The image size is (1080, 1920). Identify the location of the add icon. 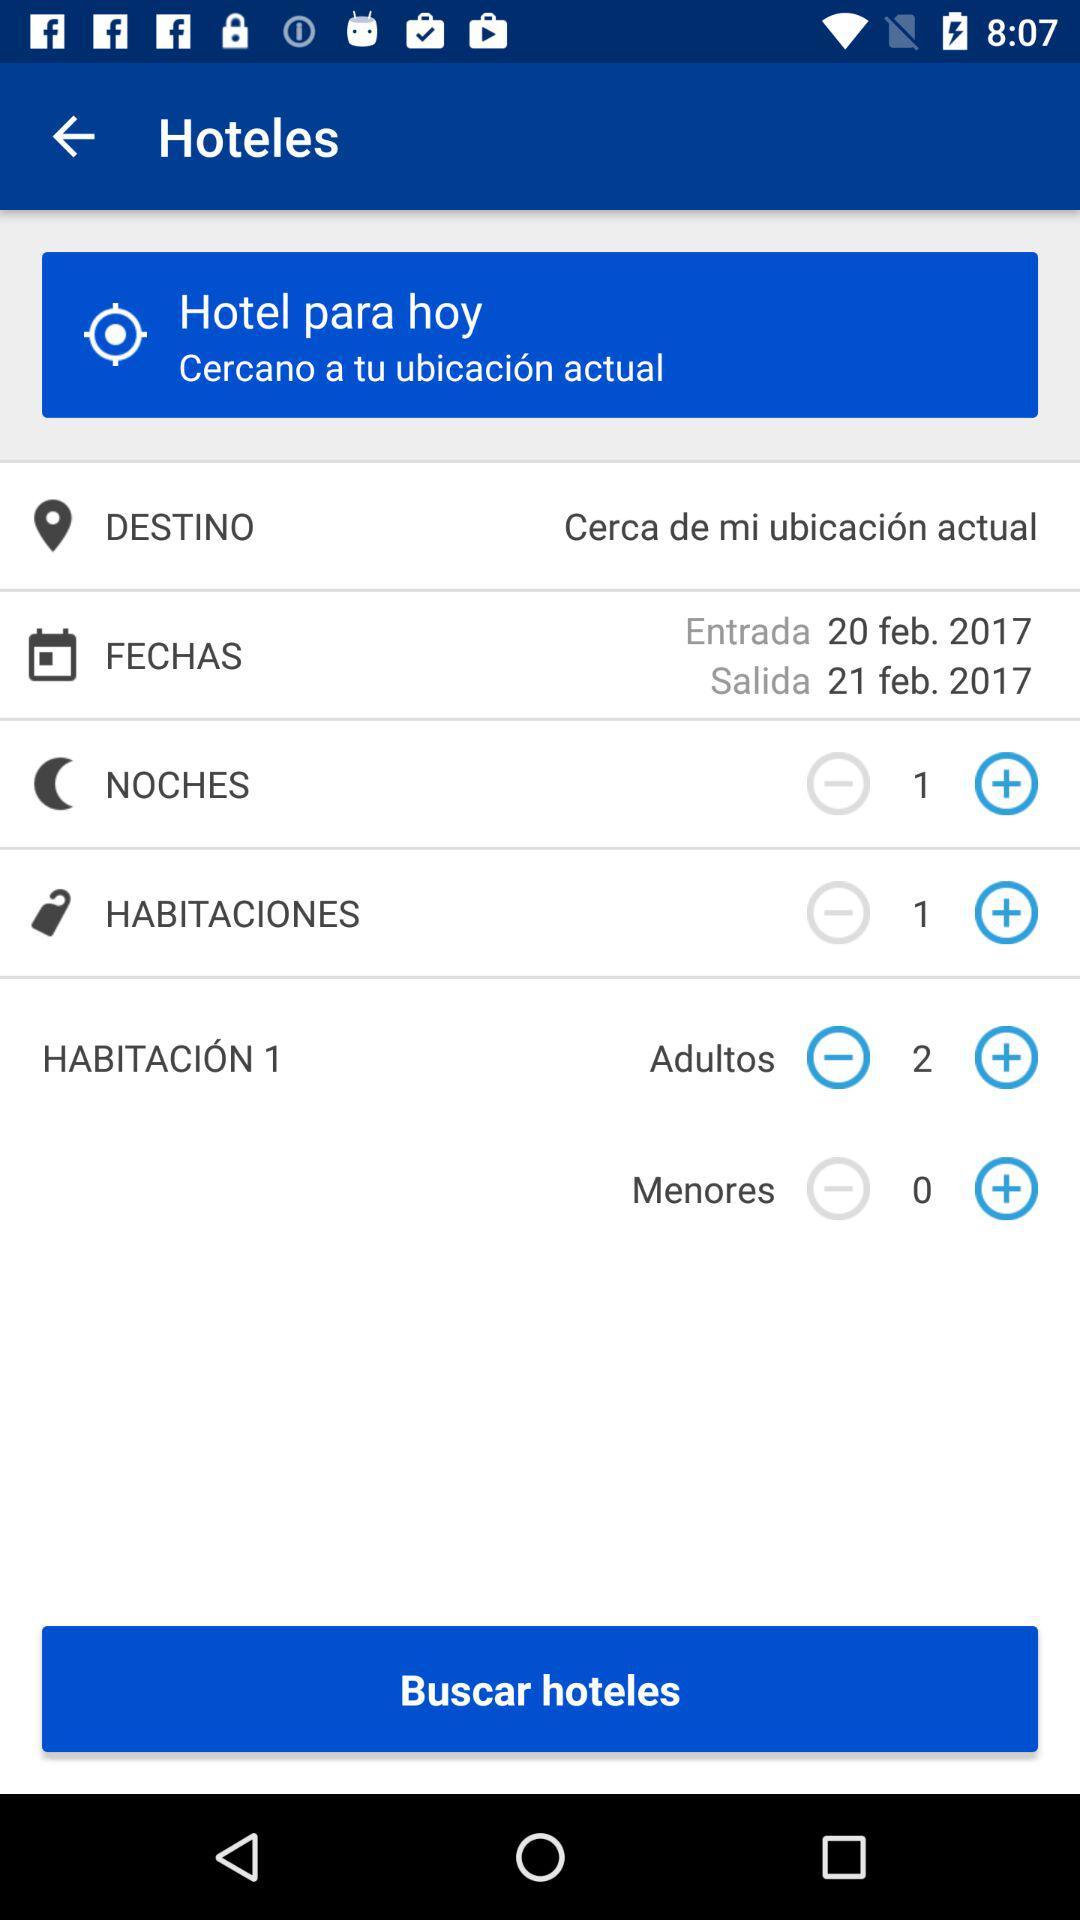
(1006, 911).